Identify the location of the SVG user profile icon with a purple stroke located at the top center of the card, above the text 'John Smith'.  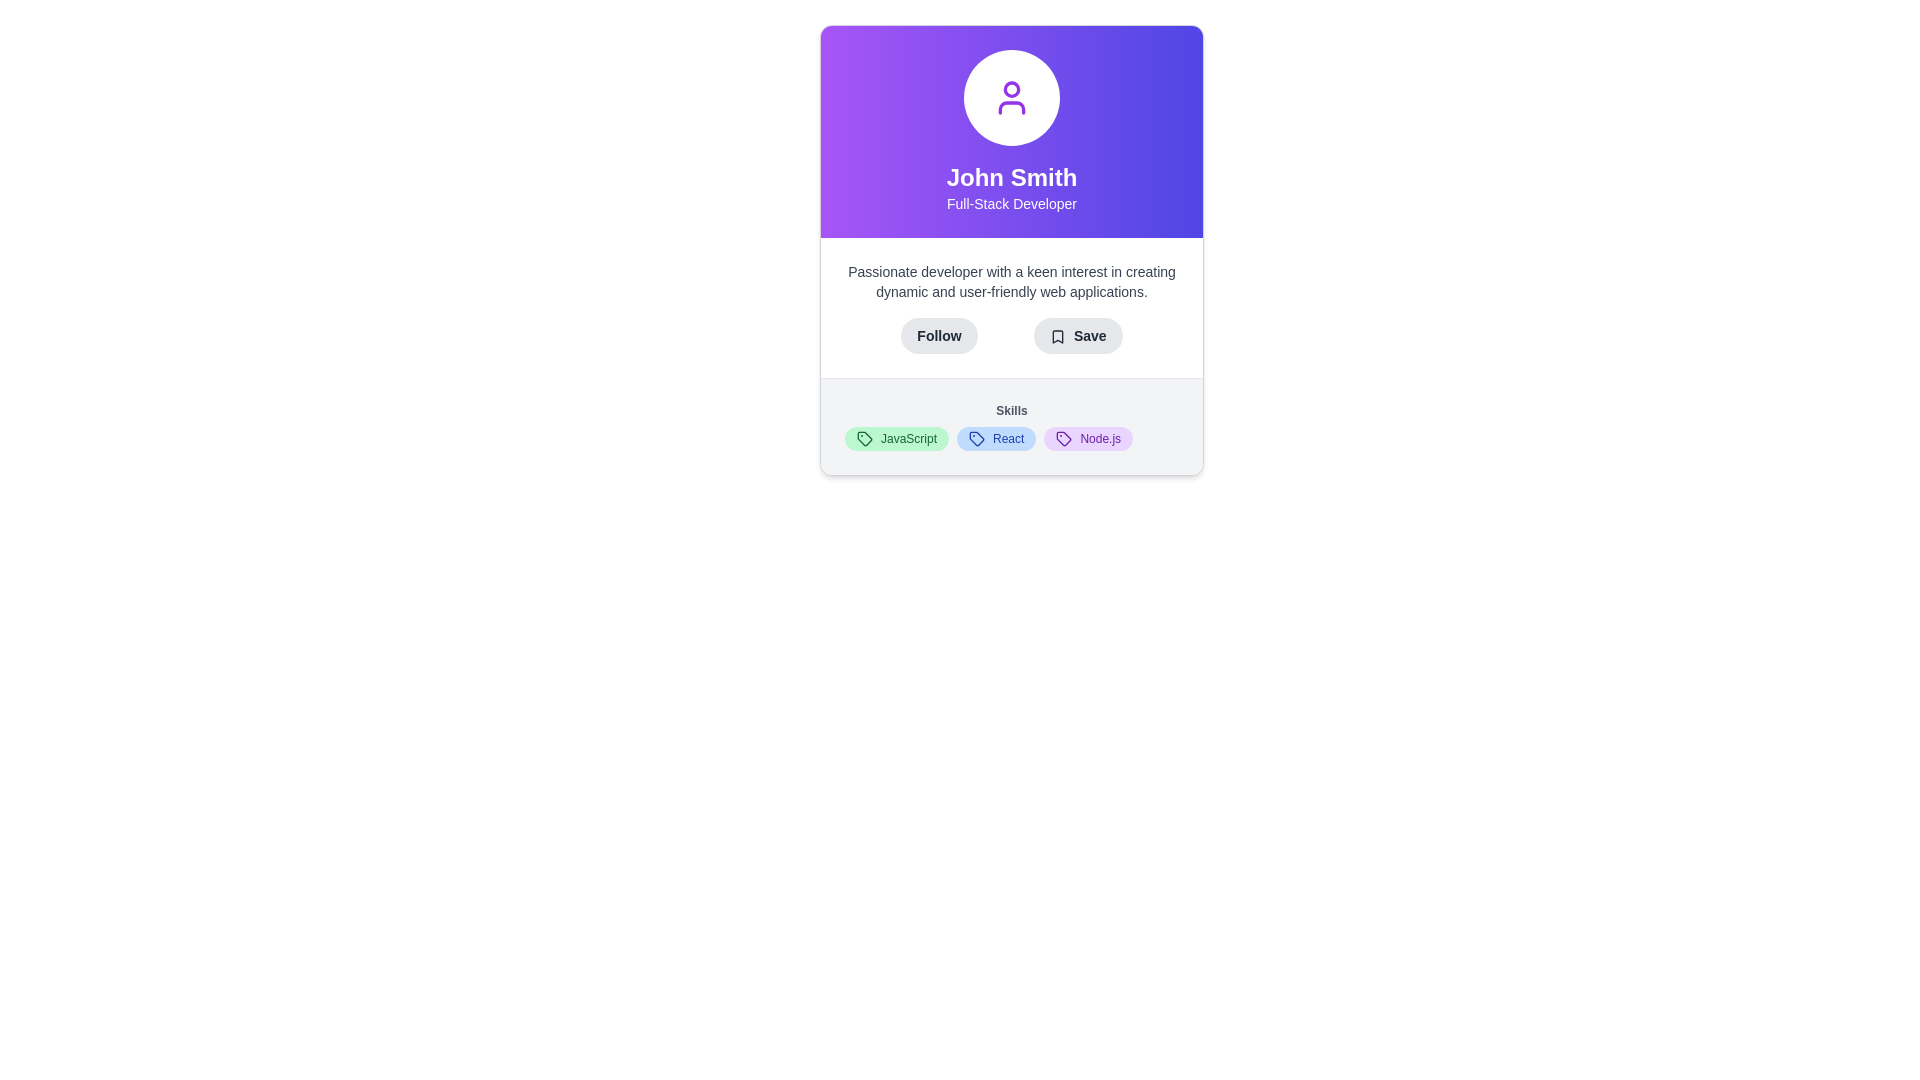
(1012, 97).